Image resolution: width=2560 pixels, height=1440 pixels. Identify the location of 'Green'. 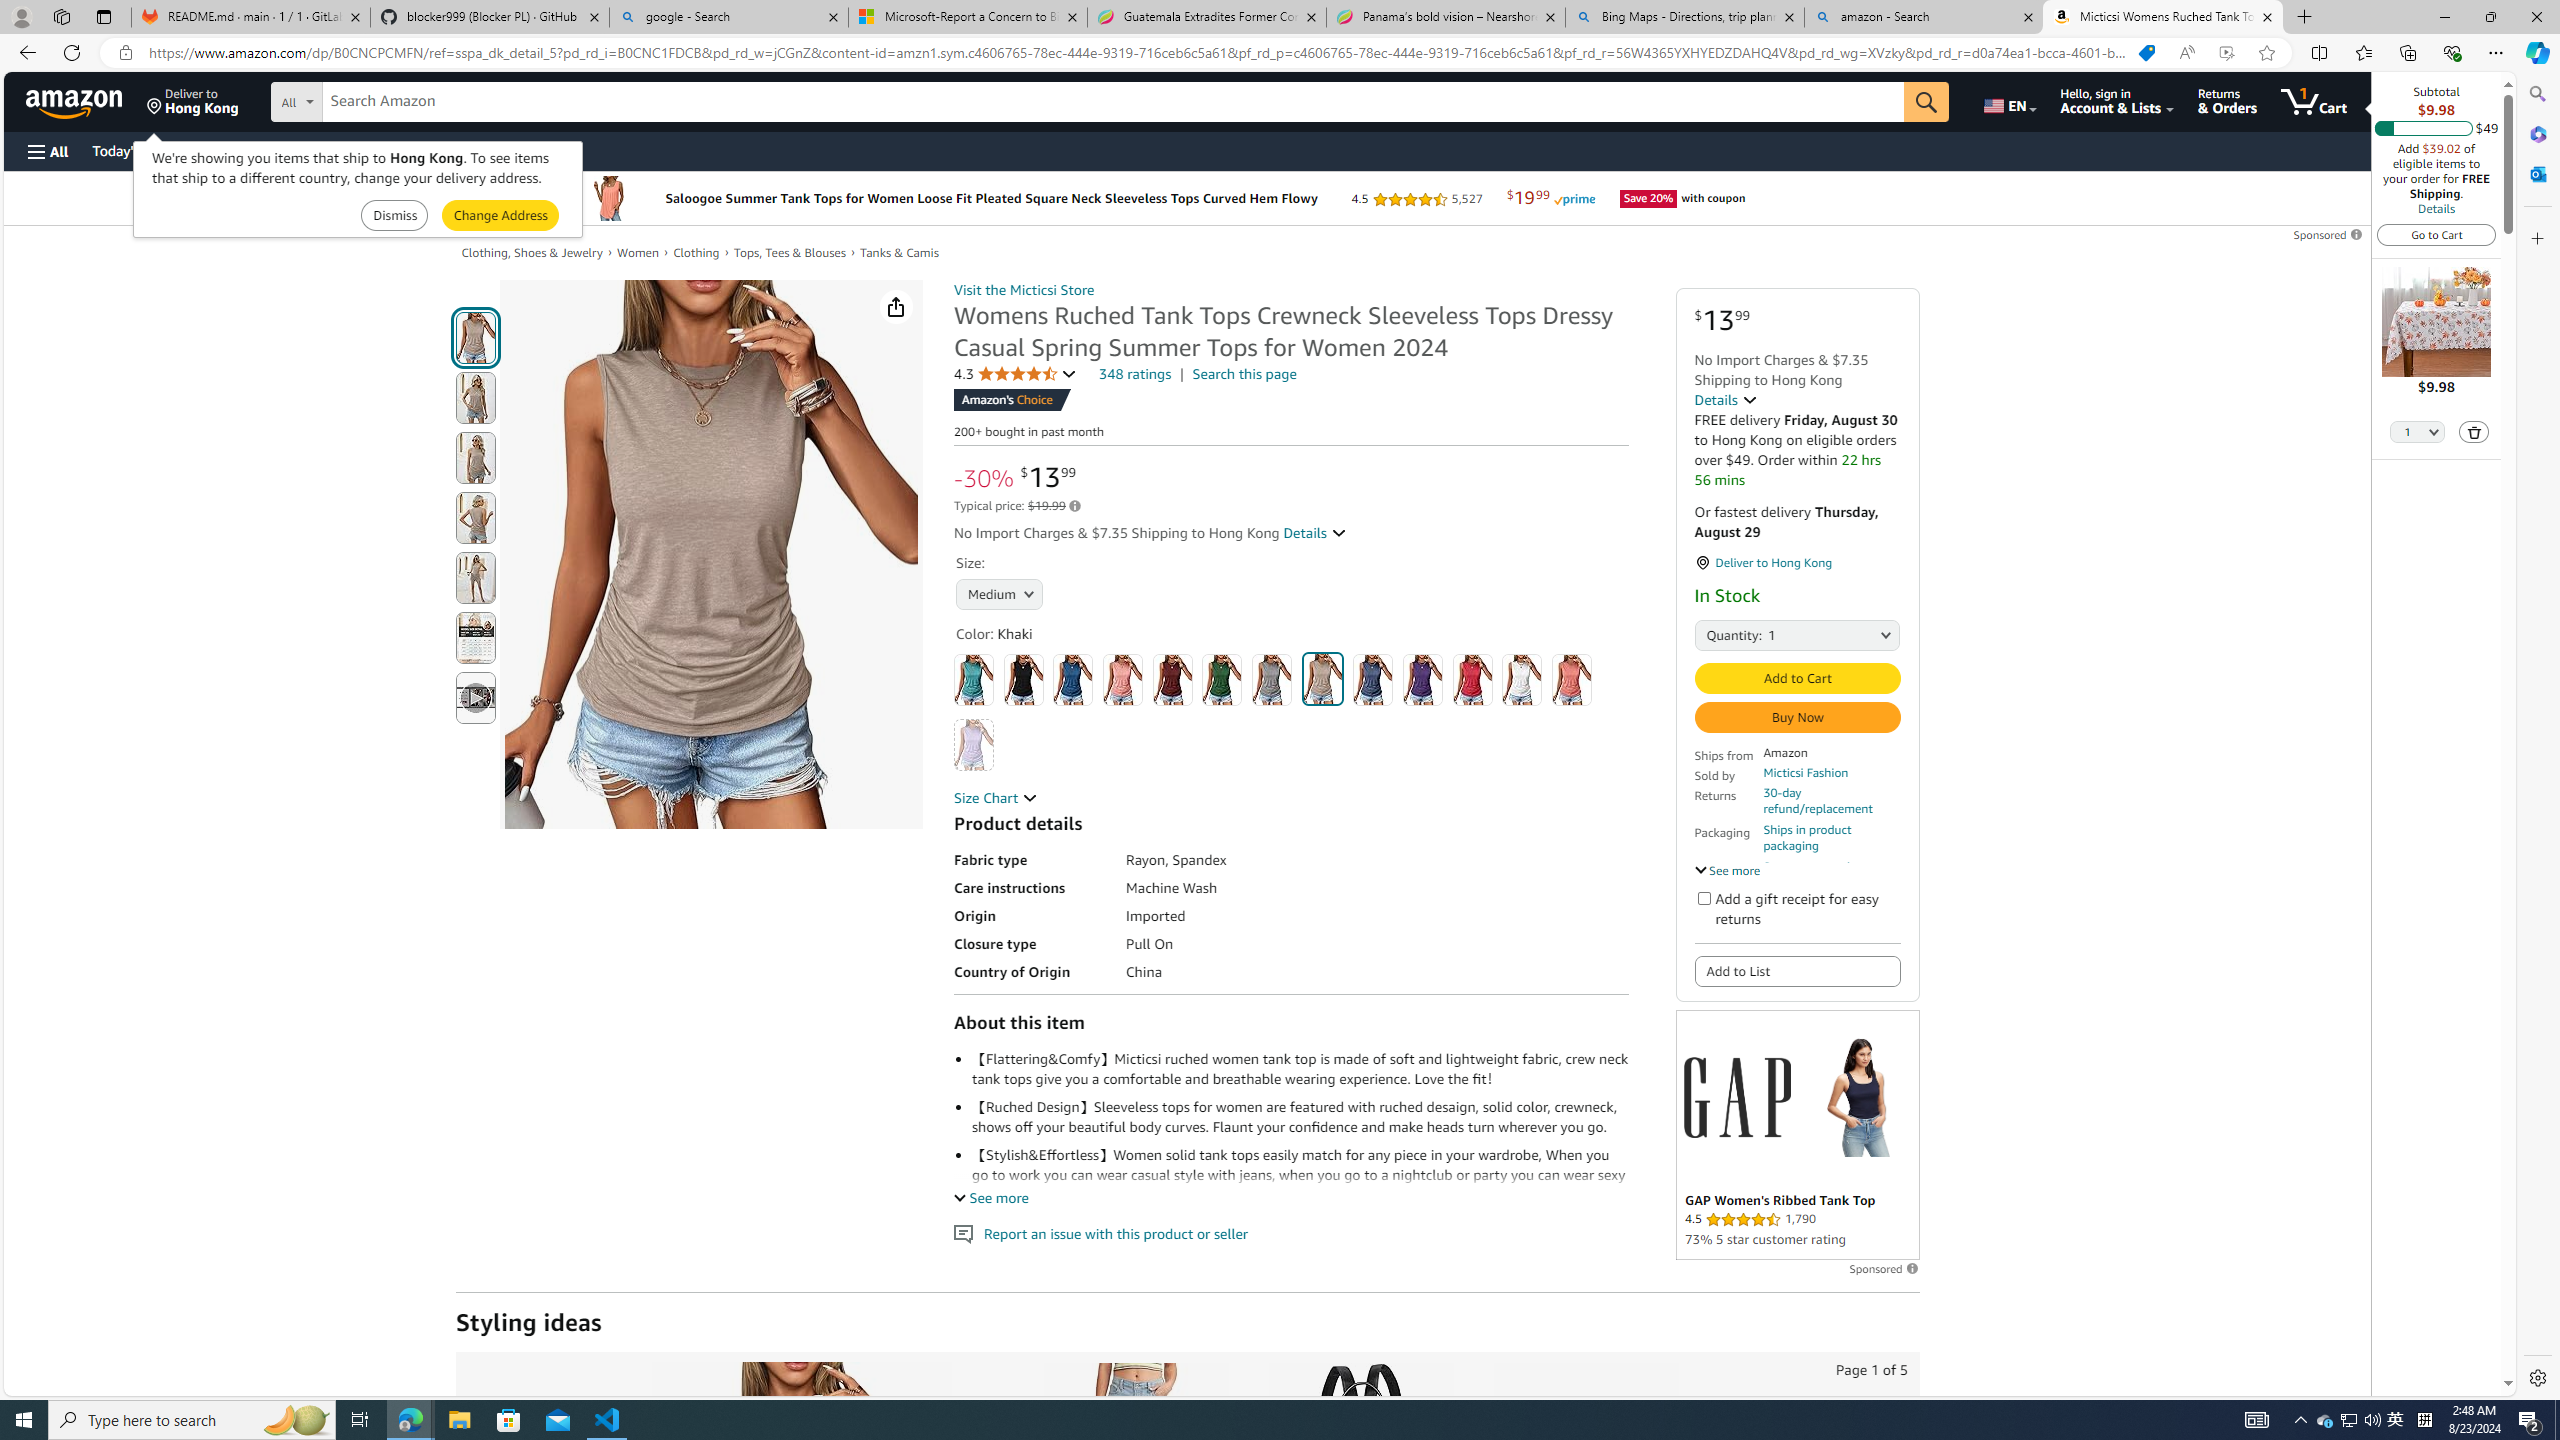
(1222, 679).